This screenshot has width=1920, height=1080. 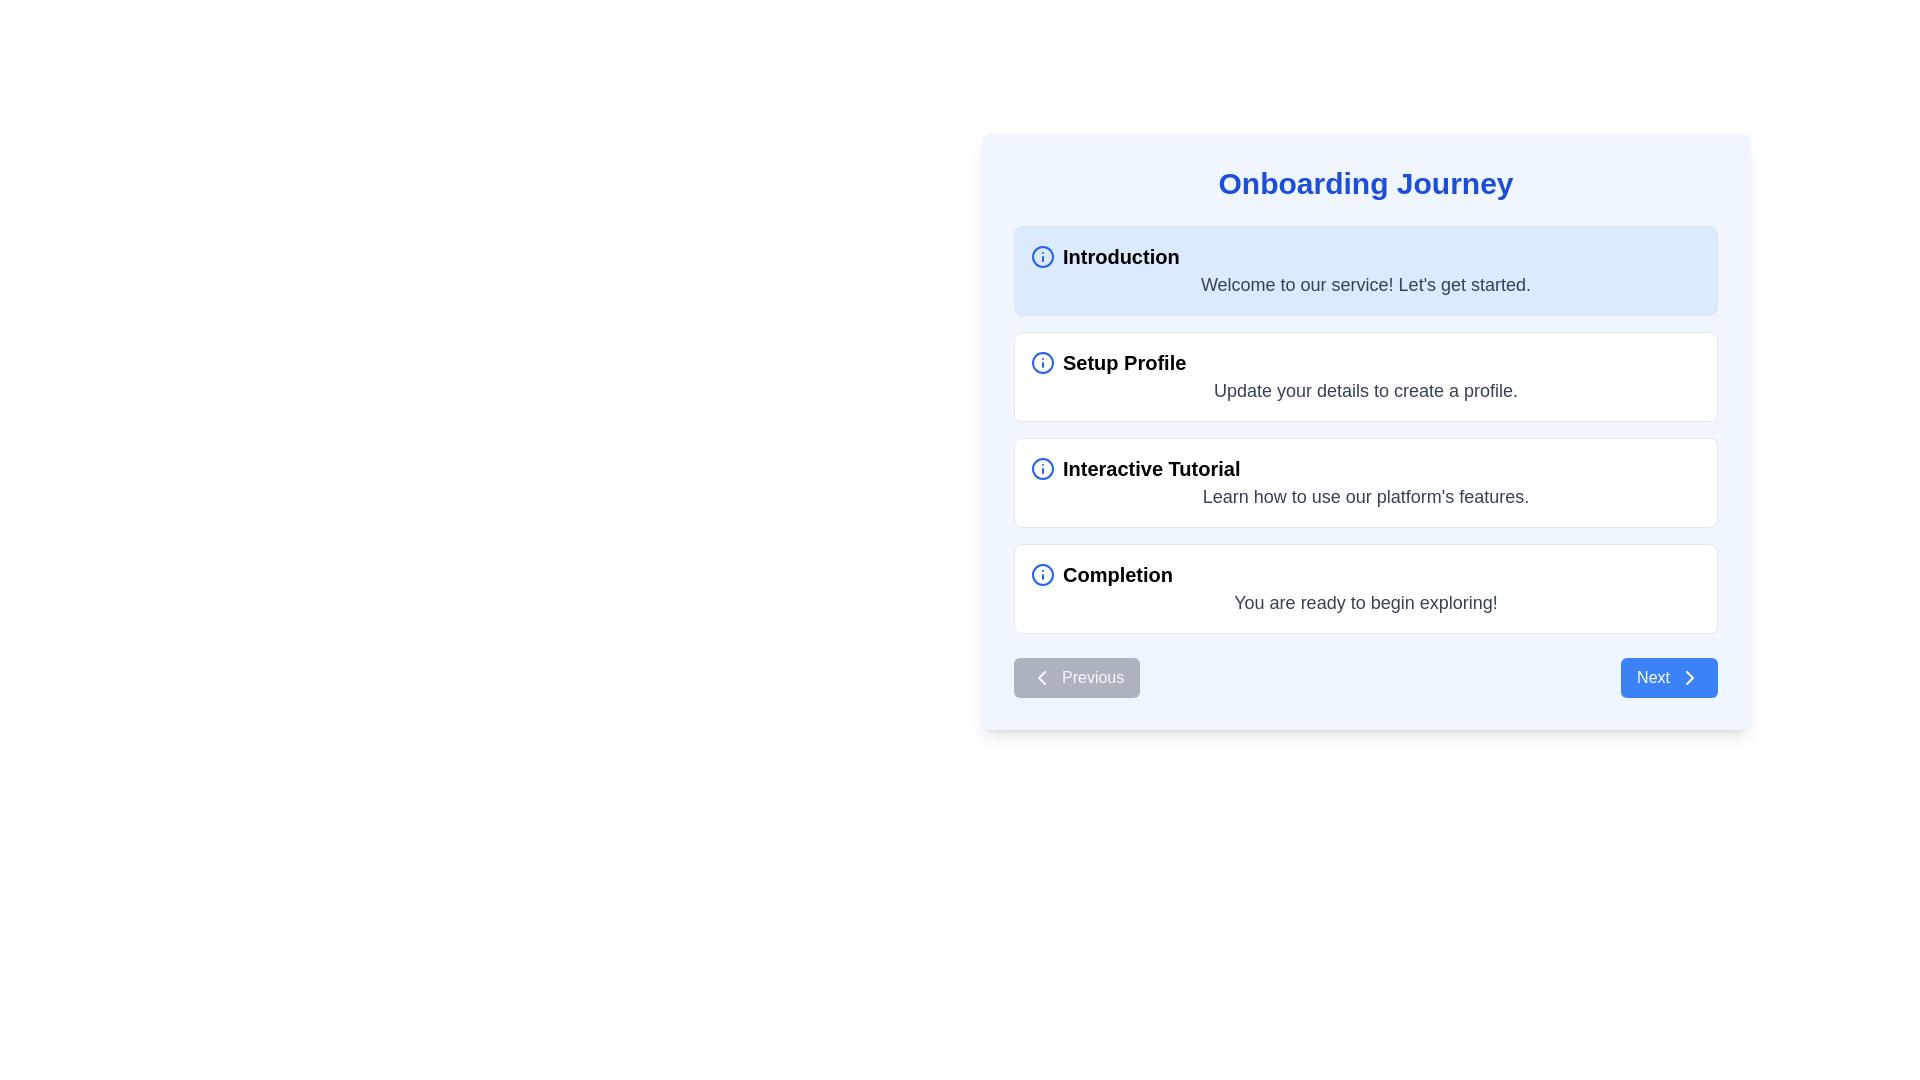 What do you see at coordinates (1040, 677) in the screenshot?
I see `the left-facing chevron icon that is part of the 'Previous' button, which has a gray background and is located at the bottom-left corner of the interface panel` at bounding box center [1040, 677].